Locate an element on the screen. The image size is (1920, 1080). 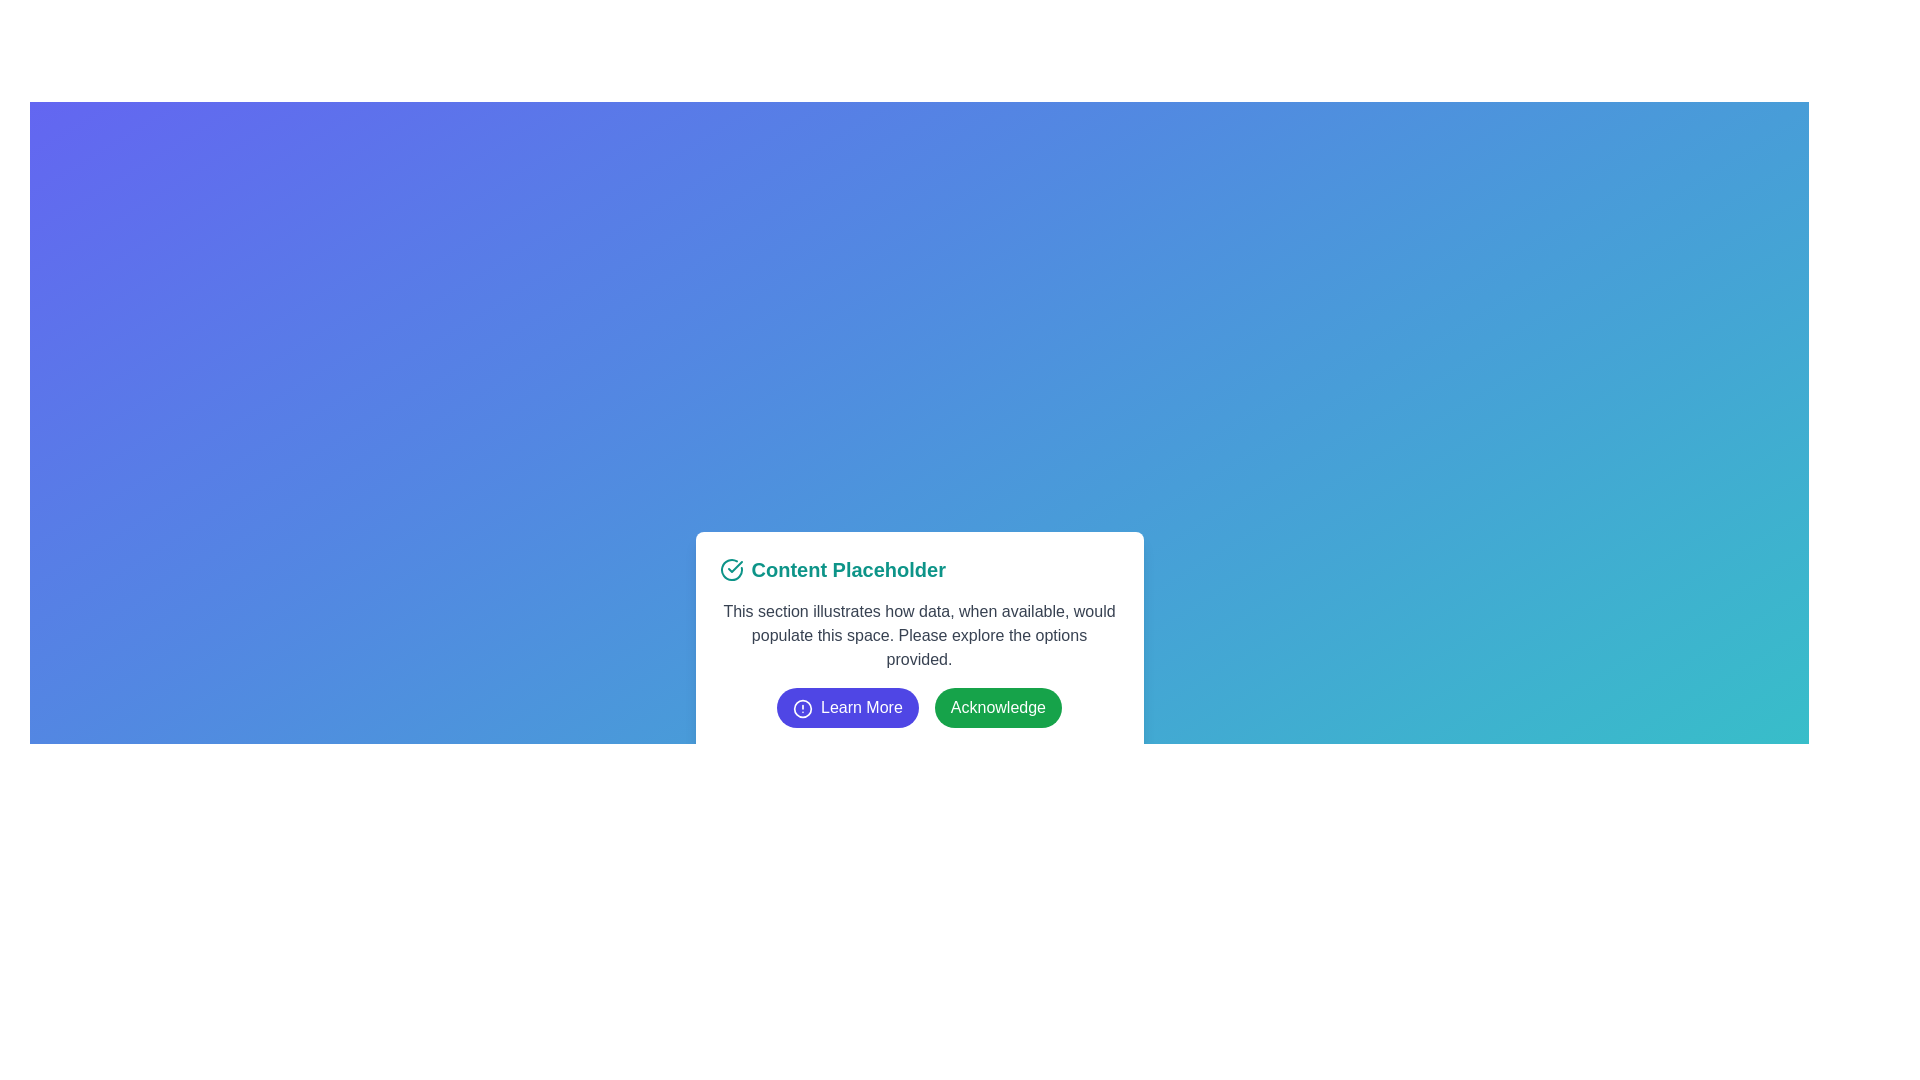
the prominent button located to the left of the 'Acknowledge' button in the lower section of the card component is located at coordinates (847, 707).